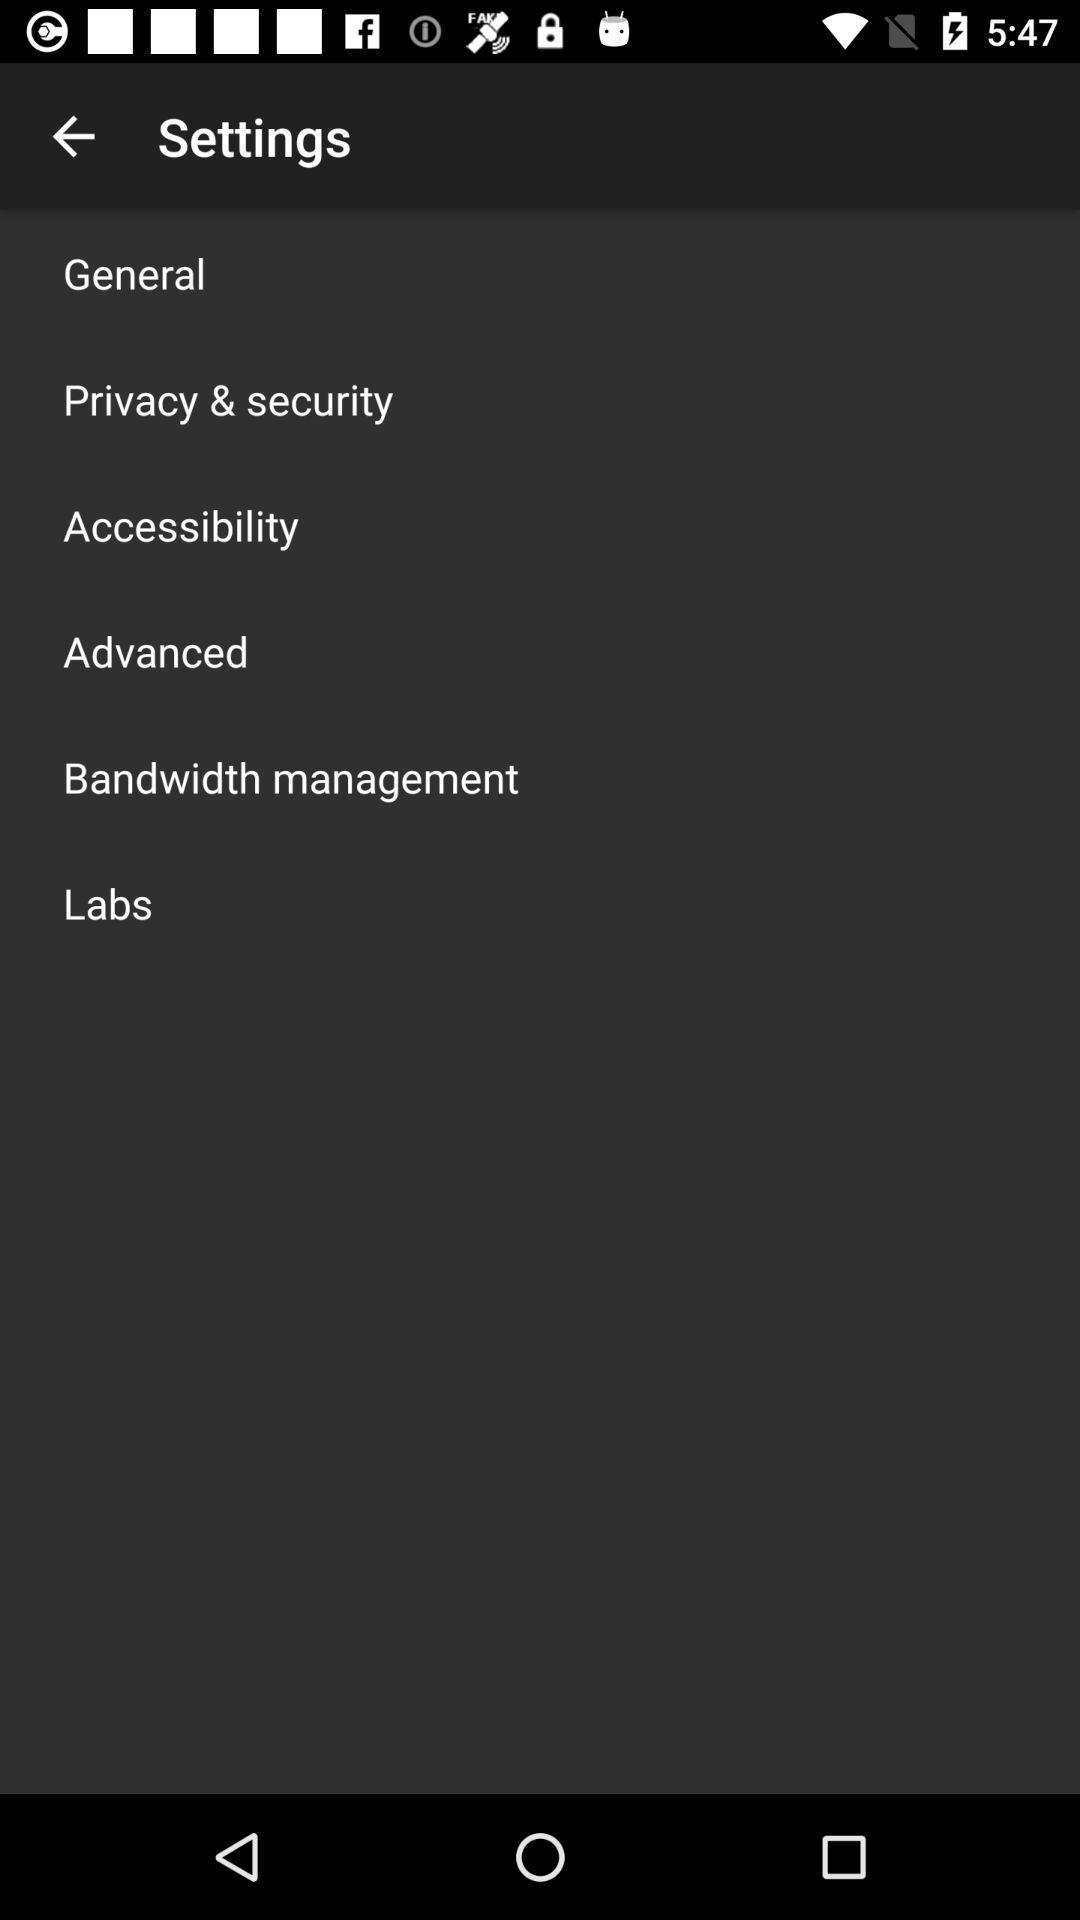 This screenshot has height=1920, width=1080. What do you see at coordinates (108, 901) in the screenshot?
I see `labs item` at bounding box center [108, 901].